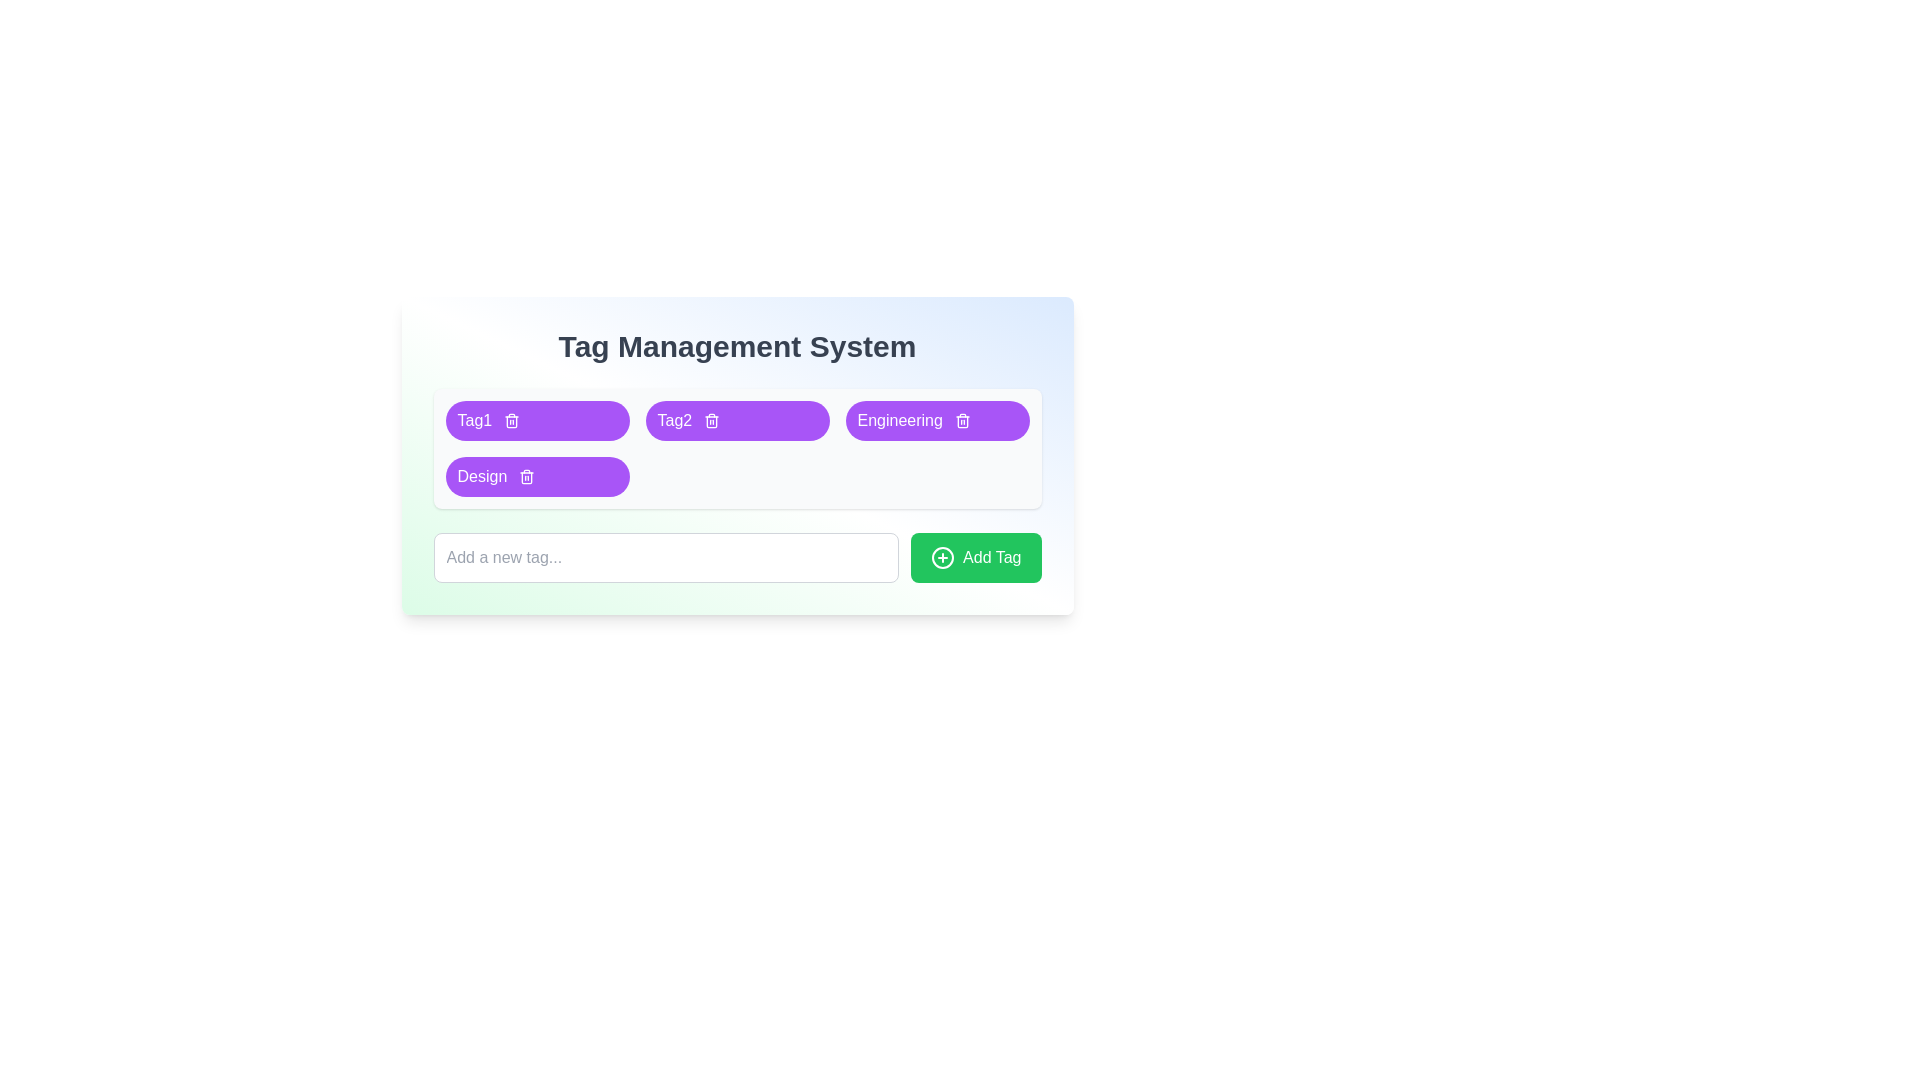 This screenshot has width=1920, height=1080. Describe the element at coordinates (473, 419) in the screenshot. I see `the text label 'Tag1', which is styled with a white font on a purple rounded background, located as the first tag` at that location.